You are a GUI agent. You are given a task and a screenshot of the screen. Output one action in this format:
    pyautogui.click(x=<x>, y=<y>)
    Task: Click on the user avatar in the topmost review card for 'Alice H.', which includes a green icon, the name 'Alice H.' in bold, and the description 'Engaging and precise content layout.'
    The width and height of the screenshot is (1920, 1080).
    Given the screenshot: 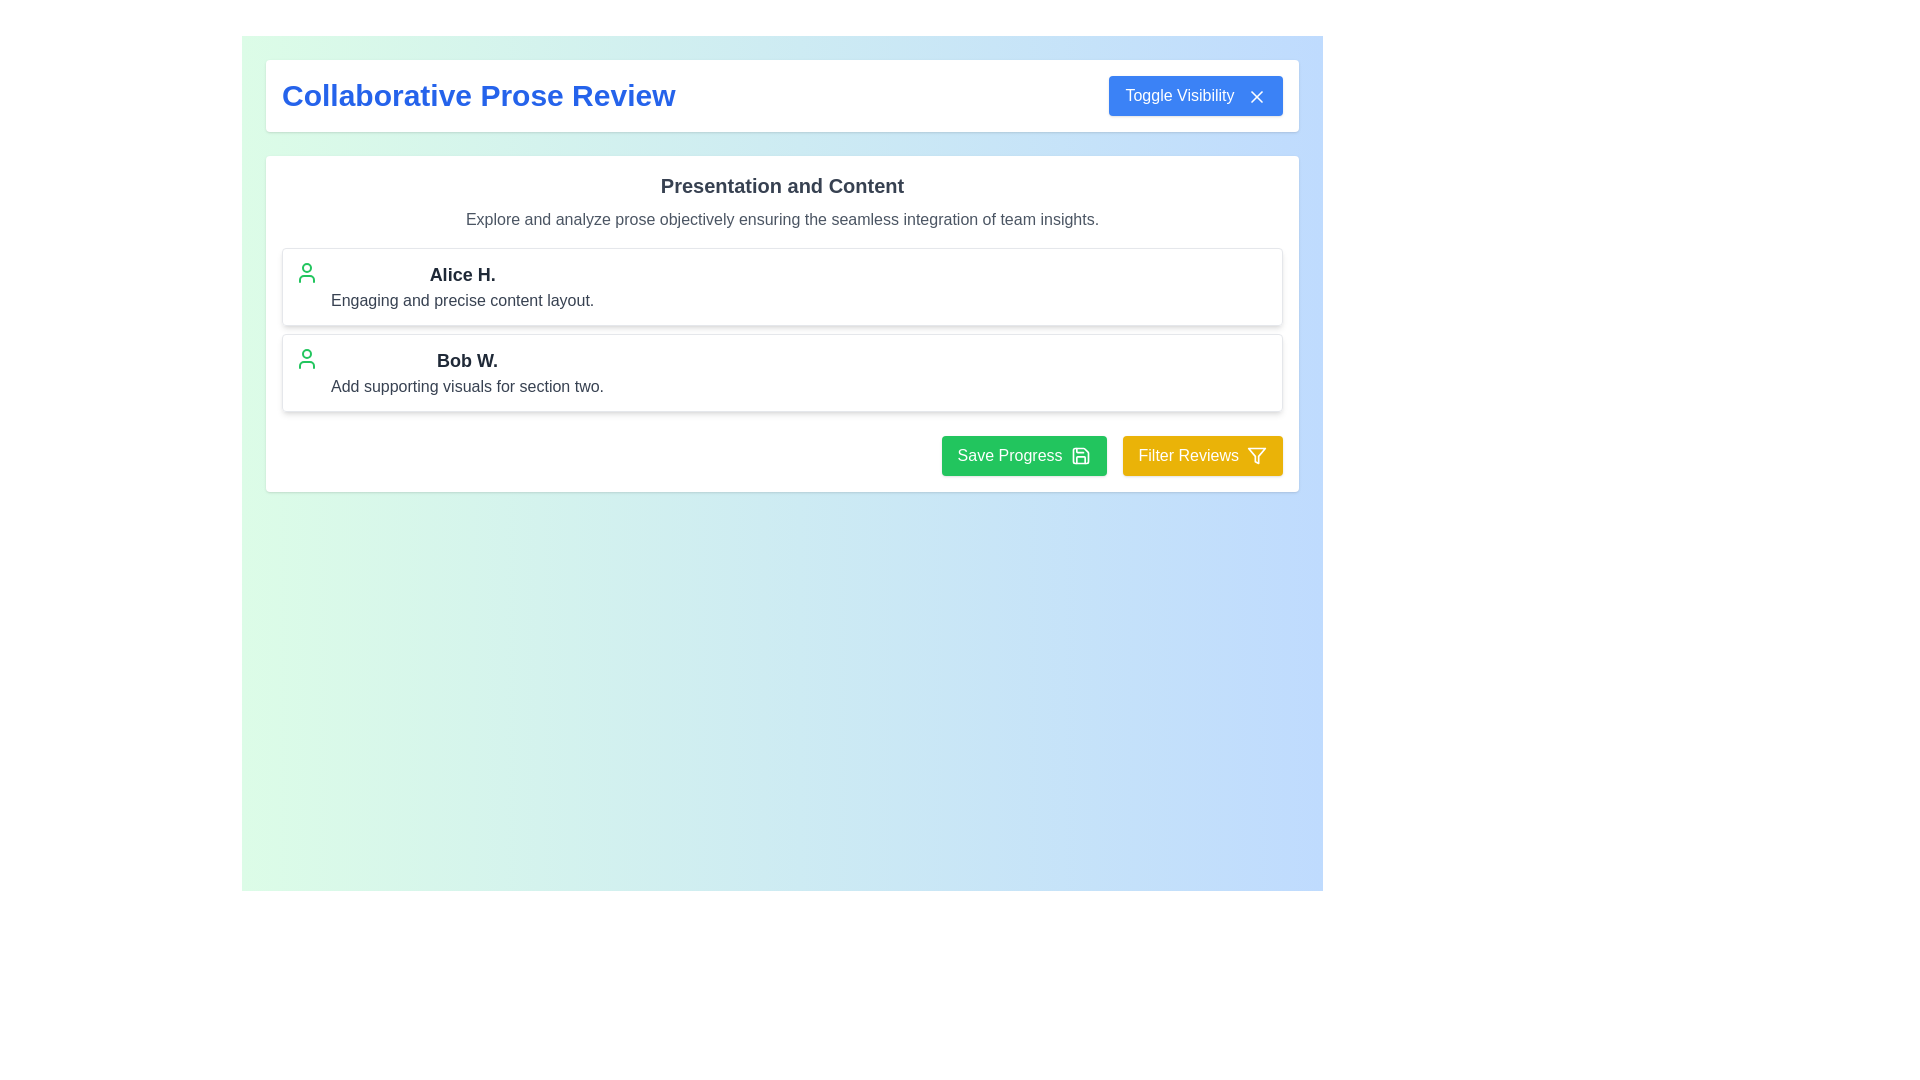 What is the action you would take?
    pyautogui.click(x=781, y=286)
    